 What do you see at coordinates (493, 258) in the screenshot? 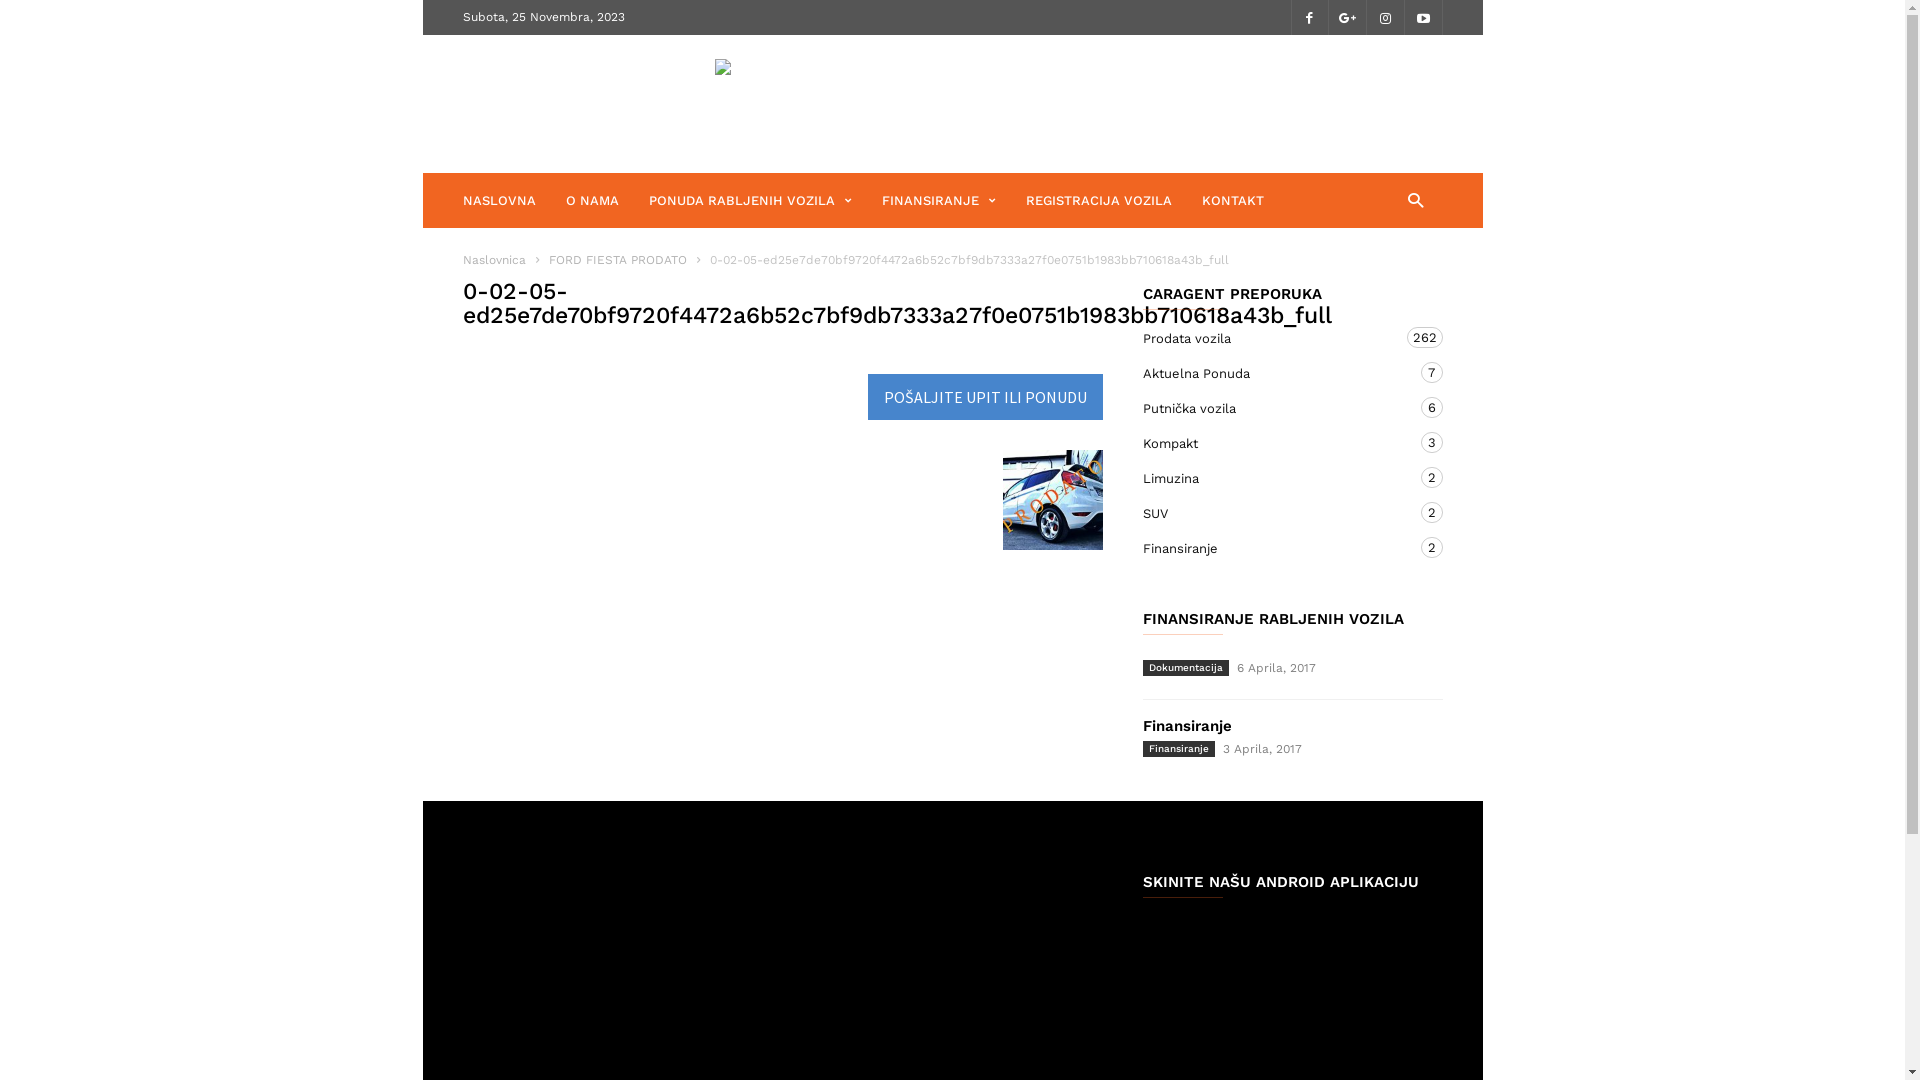
I see `'Naslovnica'` at bounding box center [493, 258].